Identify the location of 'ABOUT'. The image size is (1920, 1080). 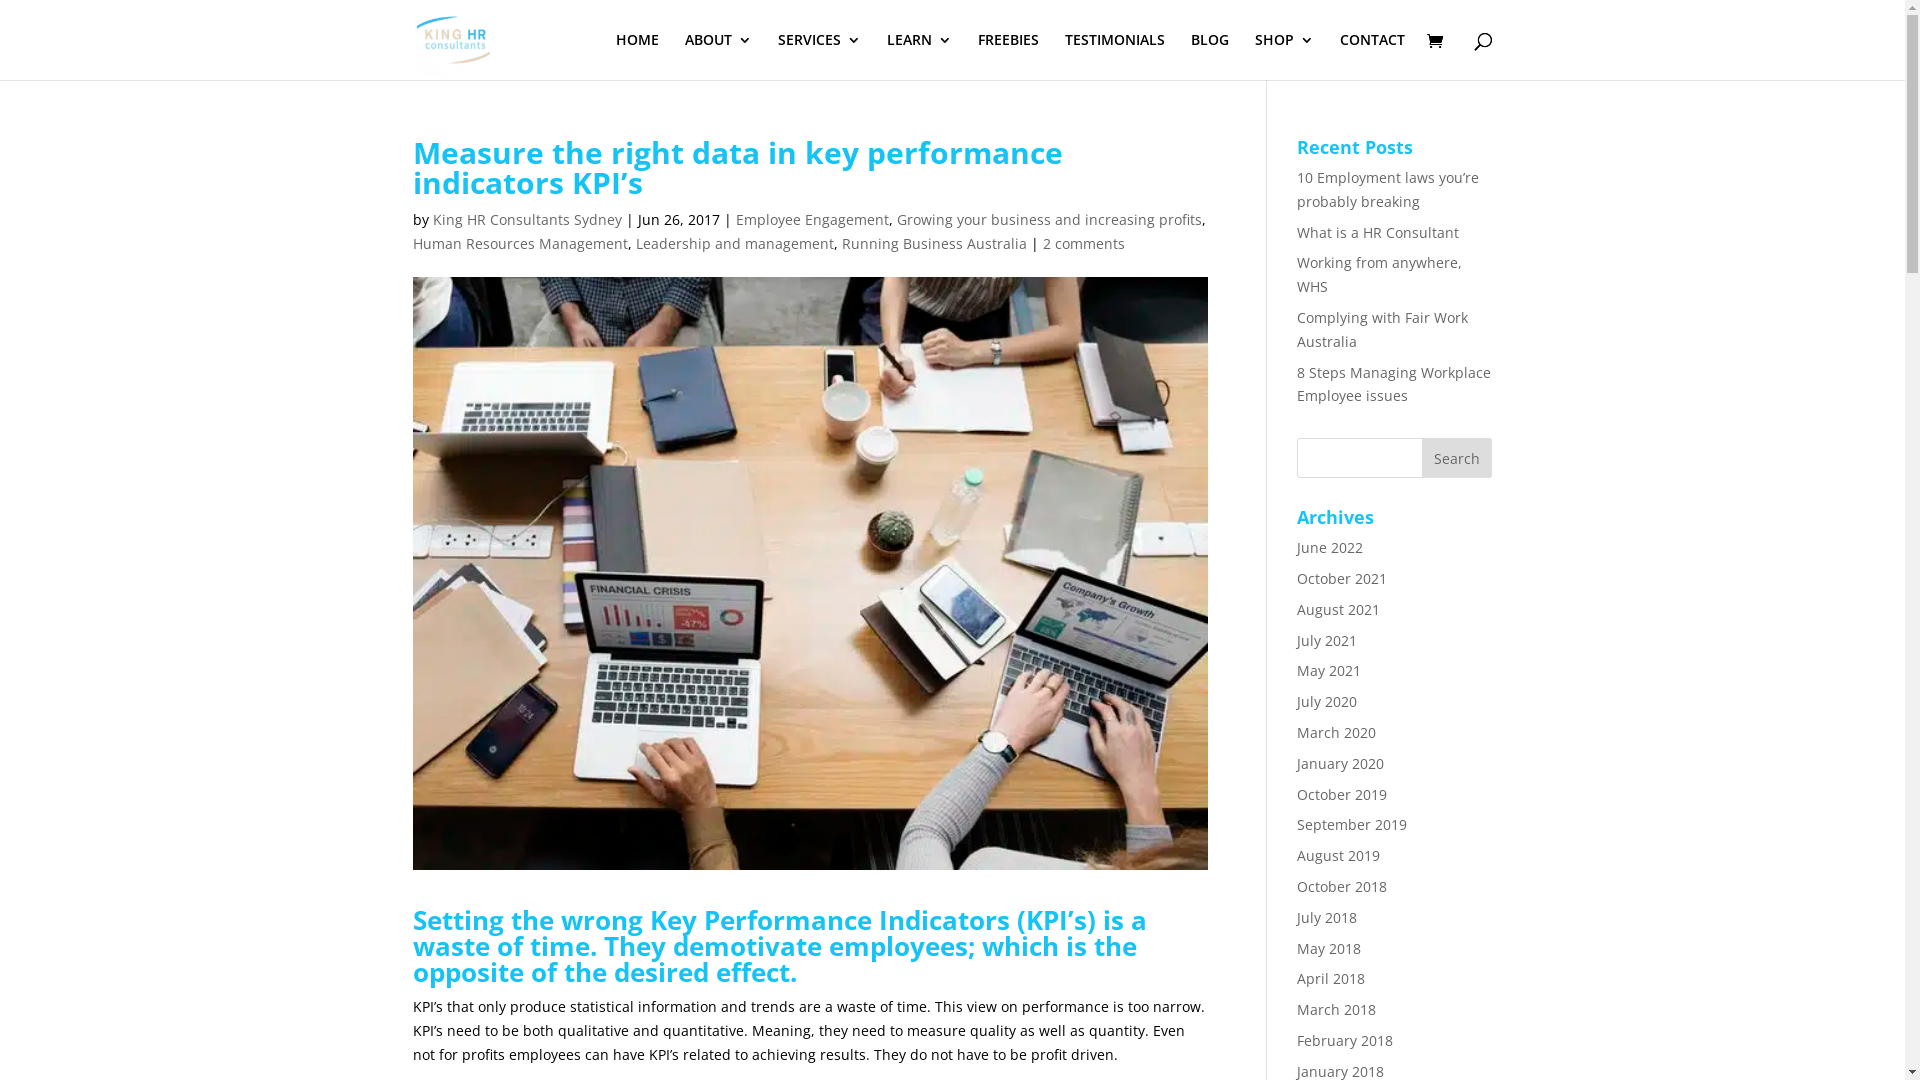
(717, 55).